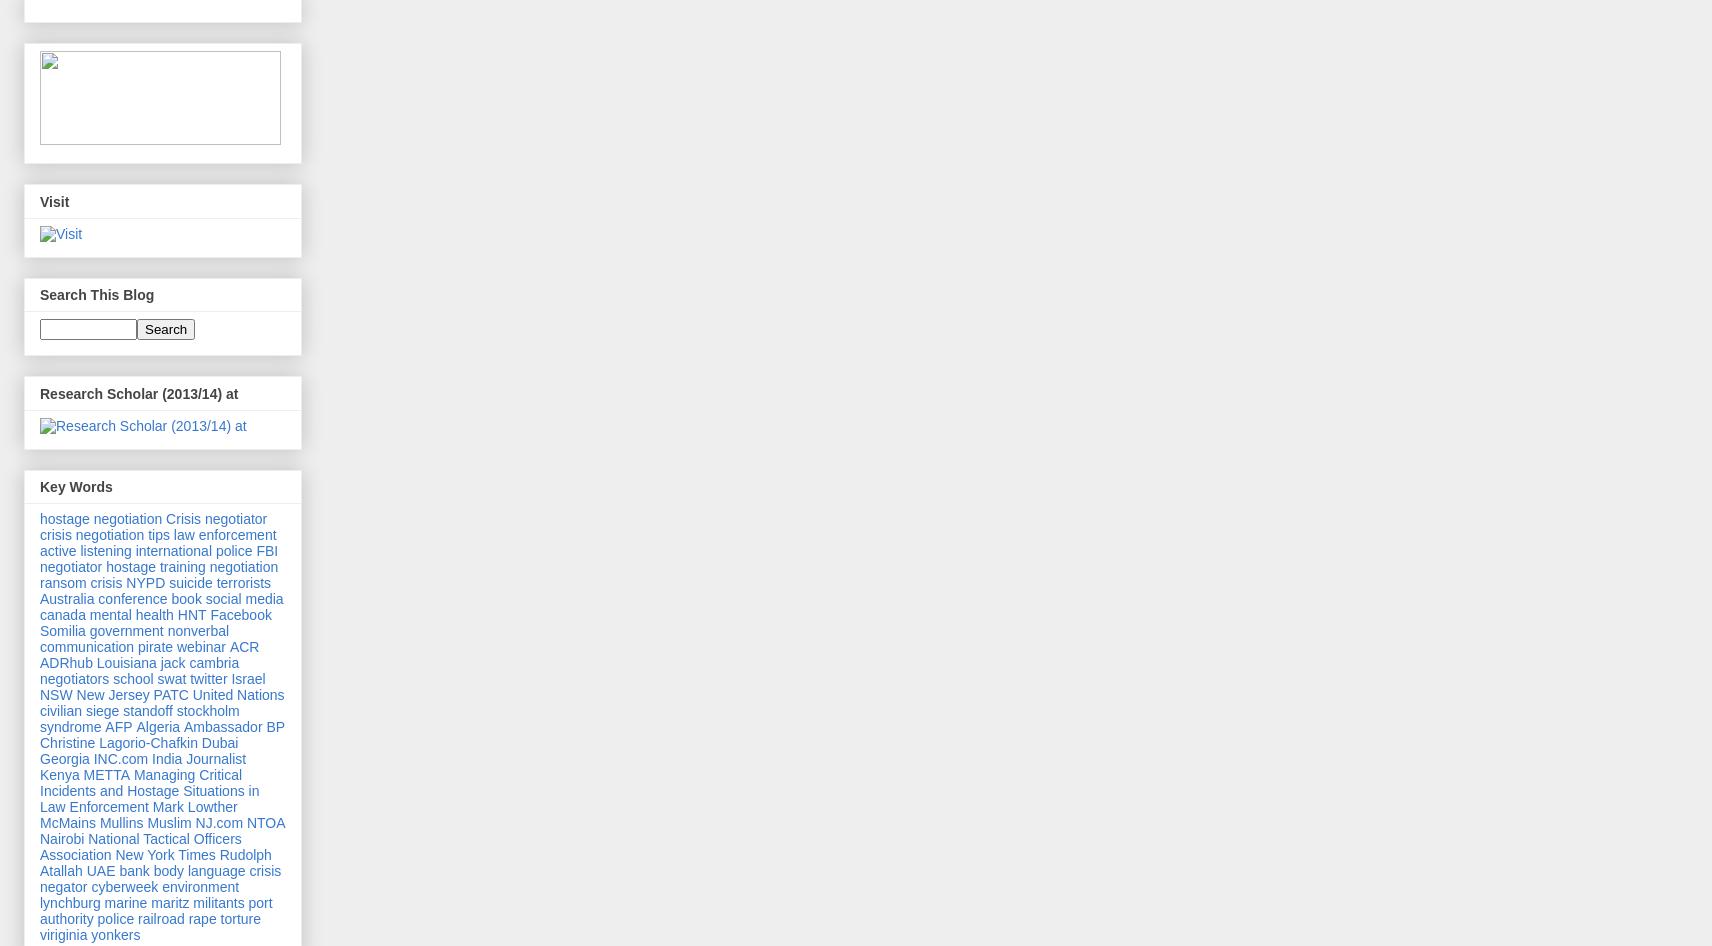 This screenshot has width=1712, height=946. I want to click on 'government', so click(125, 629).